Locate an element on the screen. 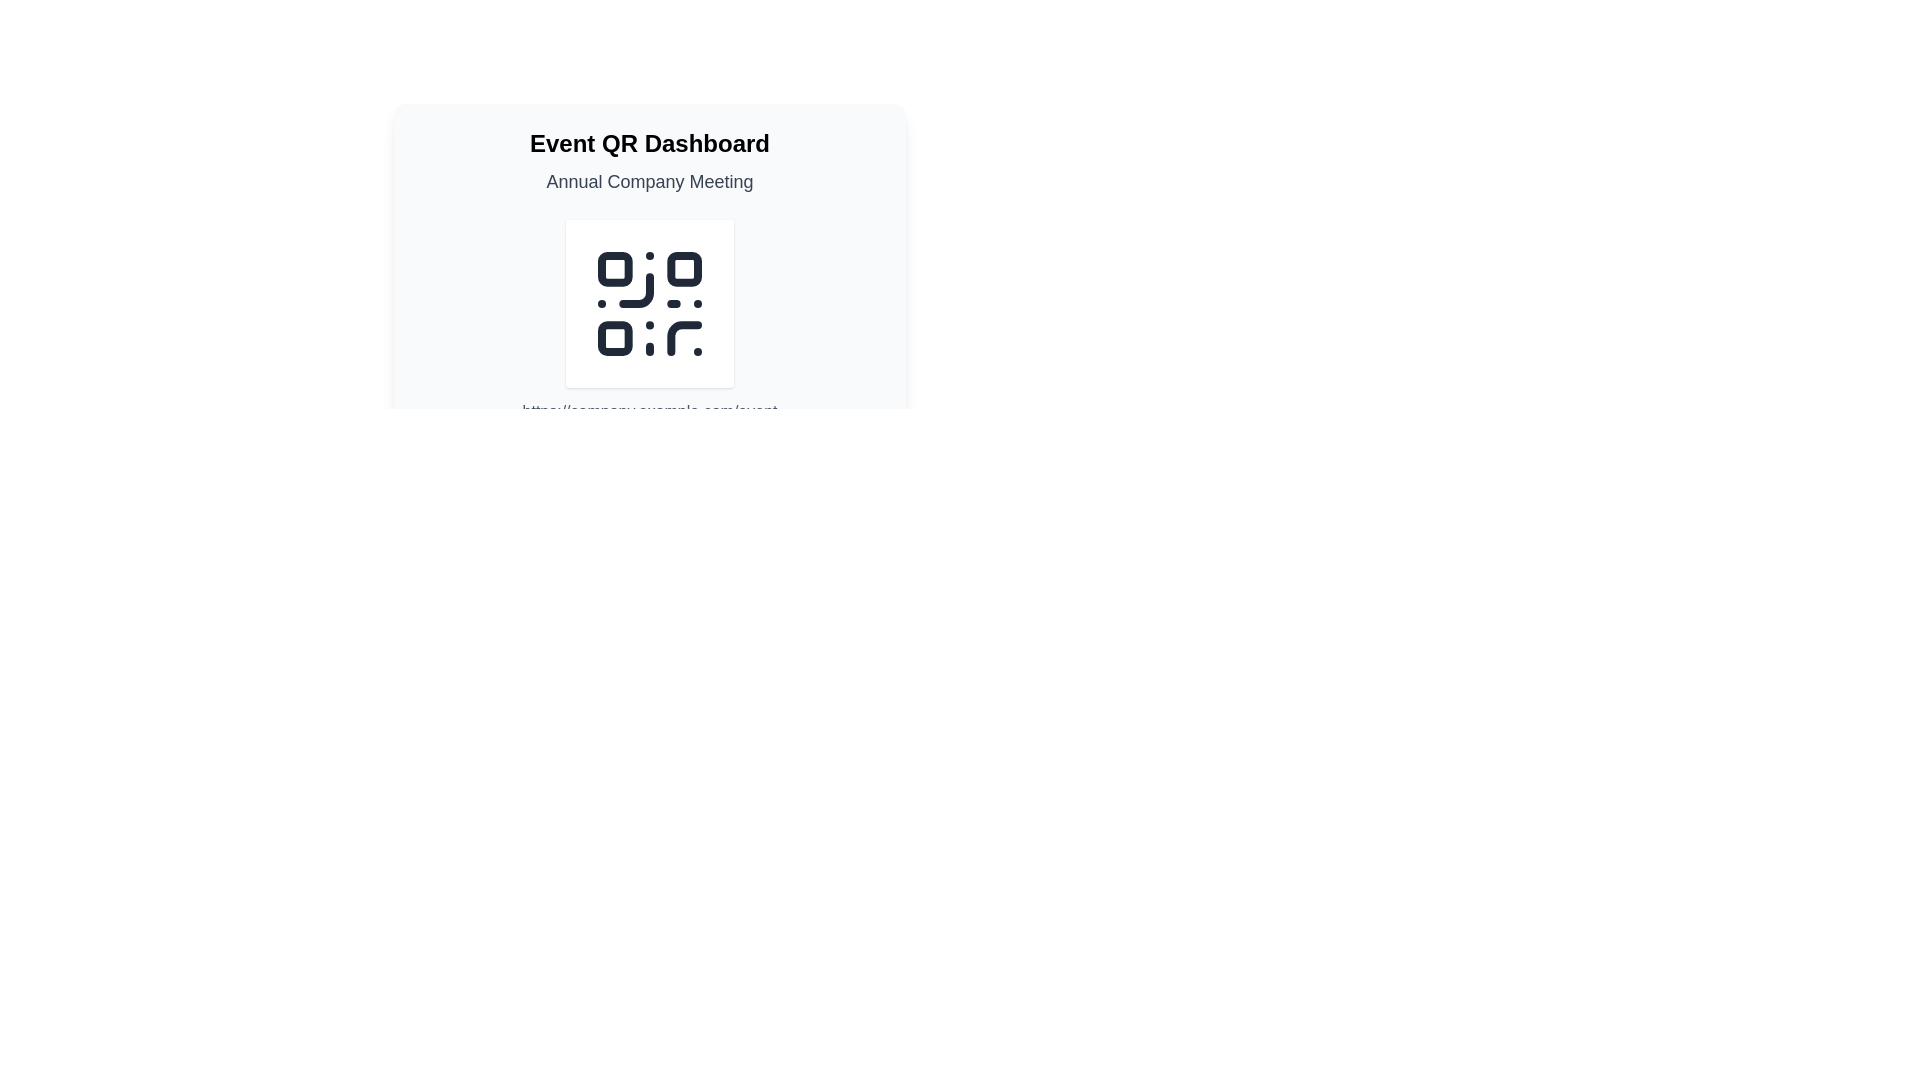  the QR code element located beneath the 'Event QR Dashboard' text and above the link 'https://company.example.com/event' is located at coordinates (649, 304).